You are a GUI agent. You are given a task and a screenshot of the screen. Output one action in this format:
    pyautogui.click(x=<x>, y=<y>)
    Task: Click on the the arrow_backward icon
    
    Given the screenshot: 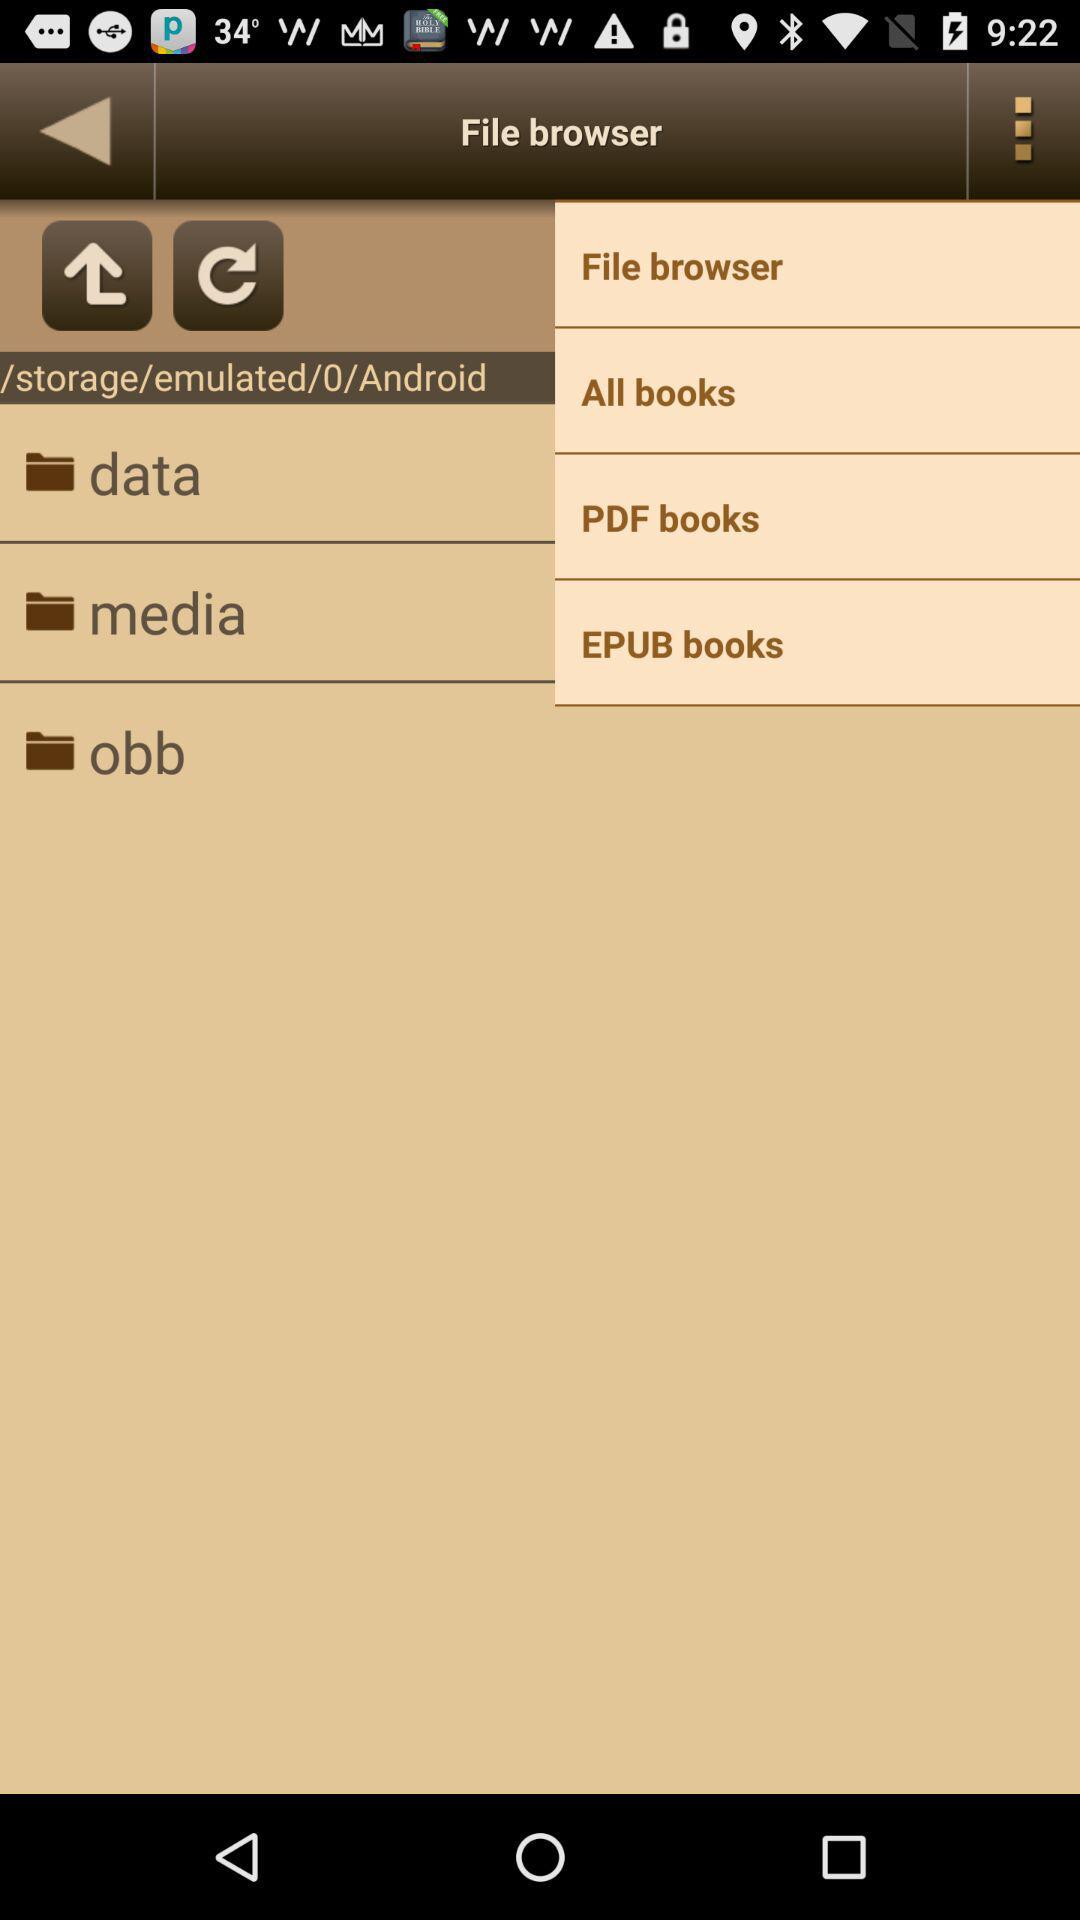 What is the action you would take?
    pyautogui.click(x=75, y=139)
    